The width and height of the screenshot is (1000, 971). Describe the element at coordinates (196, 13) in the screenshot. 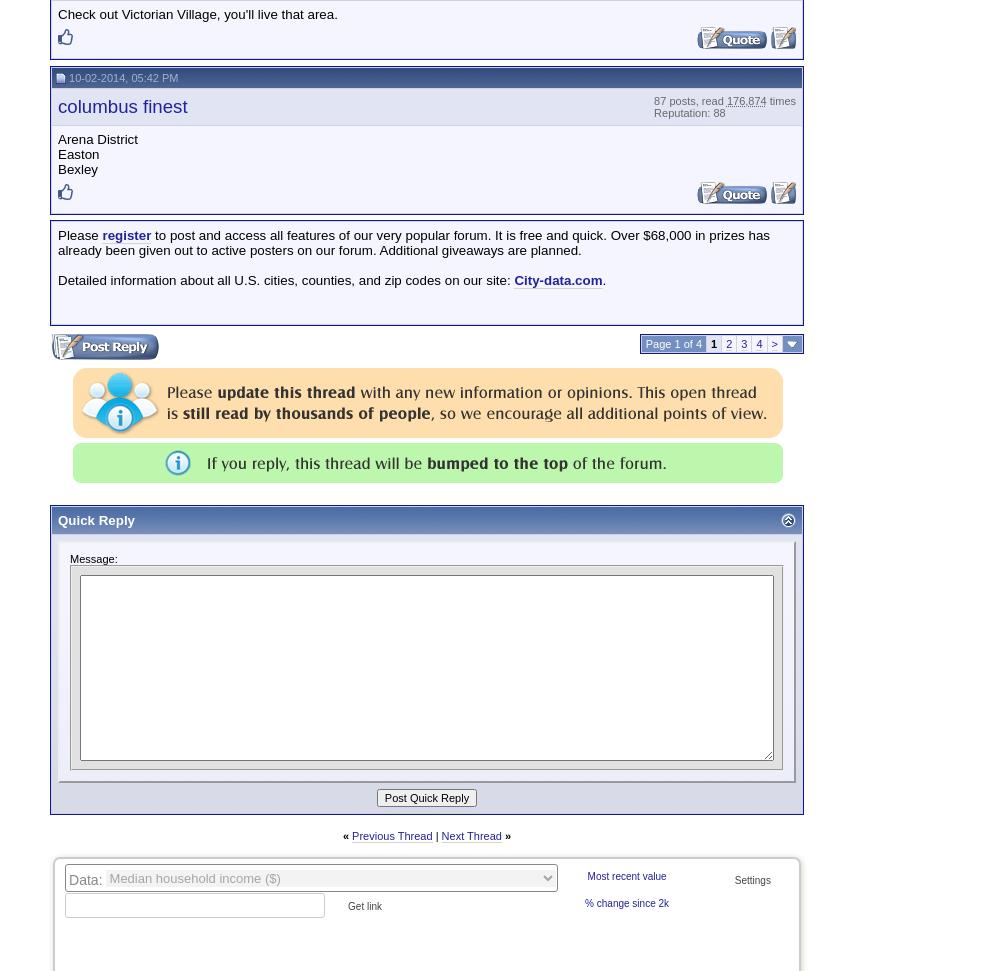

I see `'Check out Victorian Village, you'll live that area.'` at that location.